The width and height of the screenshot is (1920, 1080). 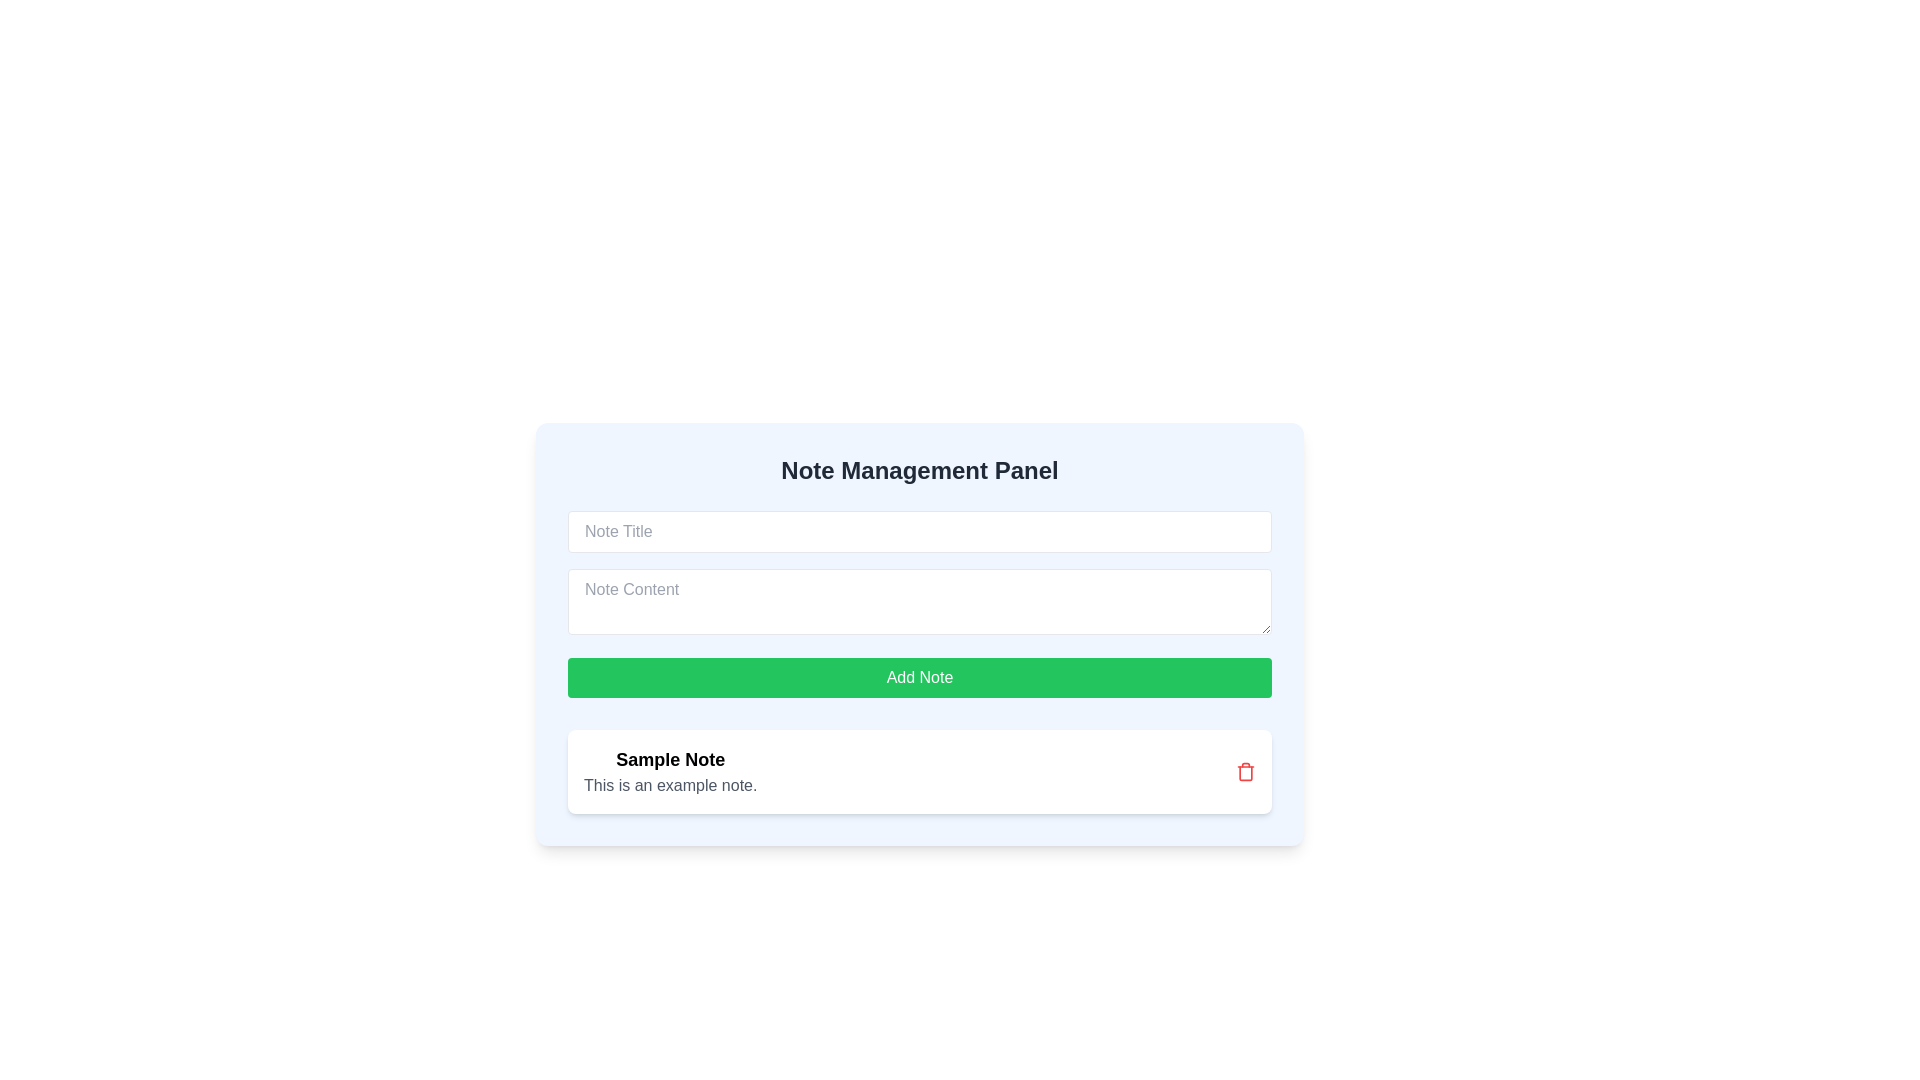 I want to click on the compound element containing the bolded text 'Sample Note' and the red delete icon, so click(x=919, y=770).